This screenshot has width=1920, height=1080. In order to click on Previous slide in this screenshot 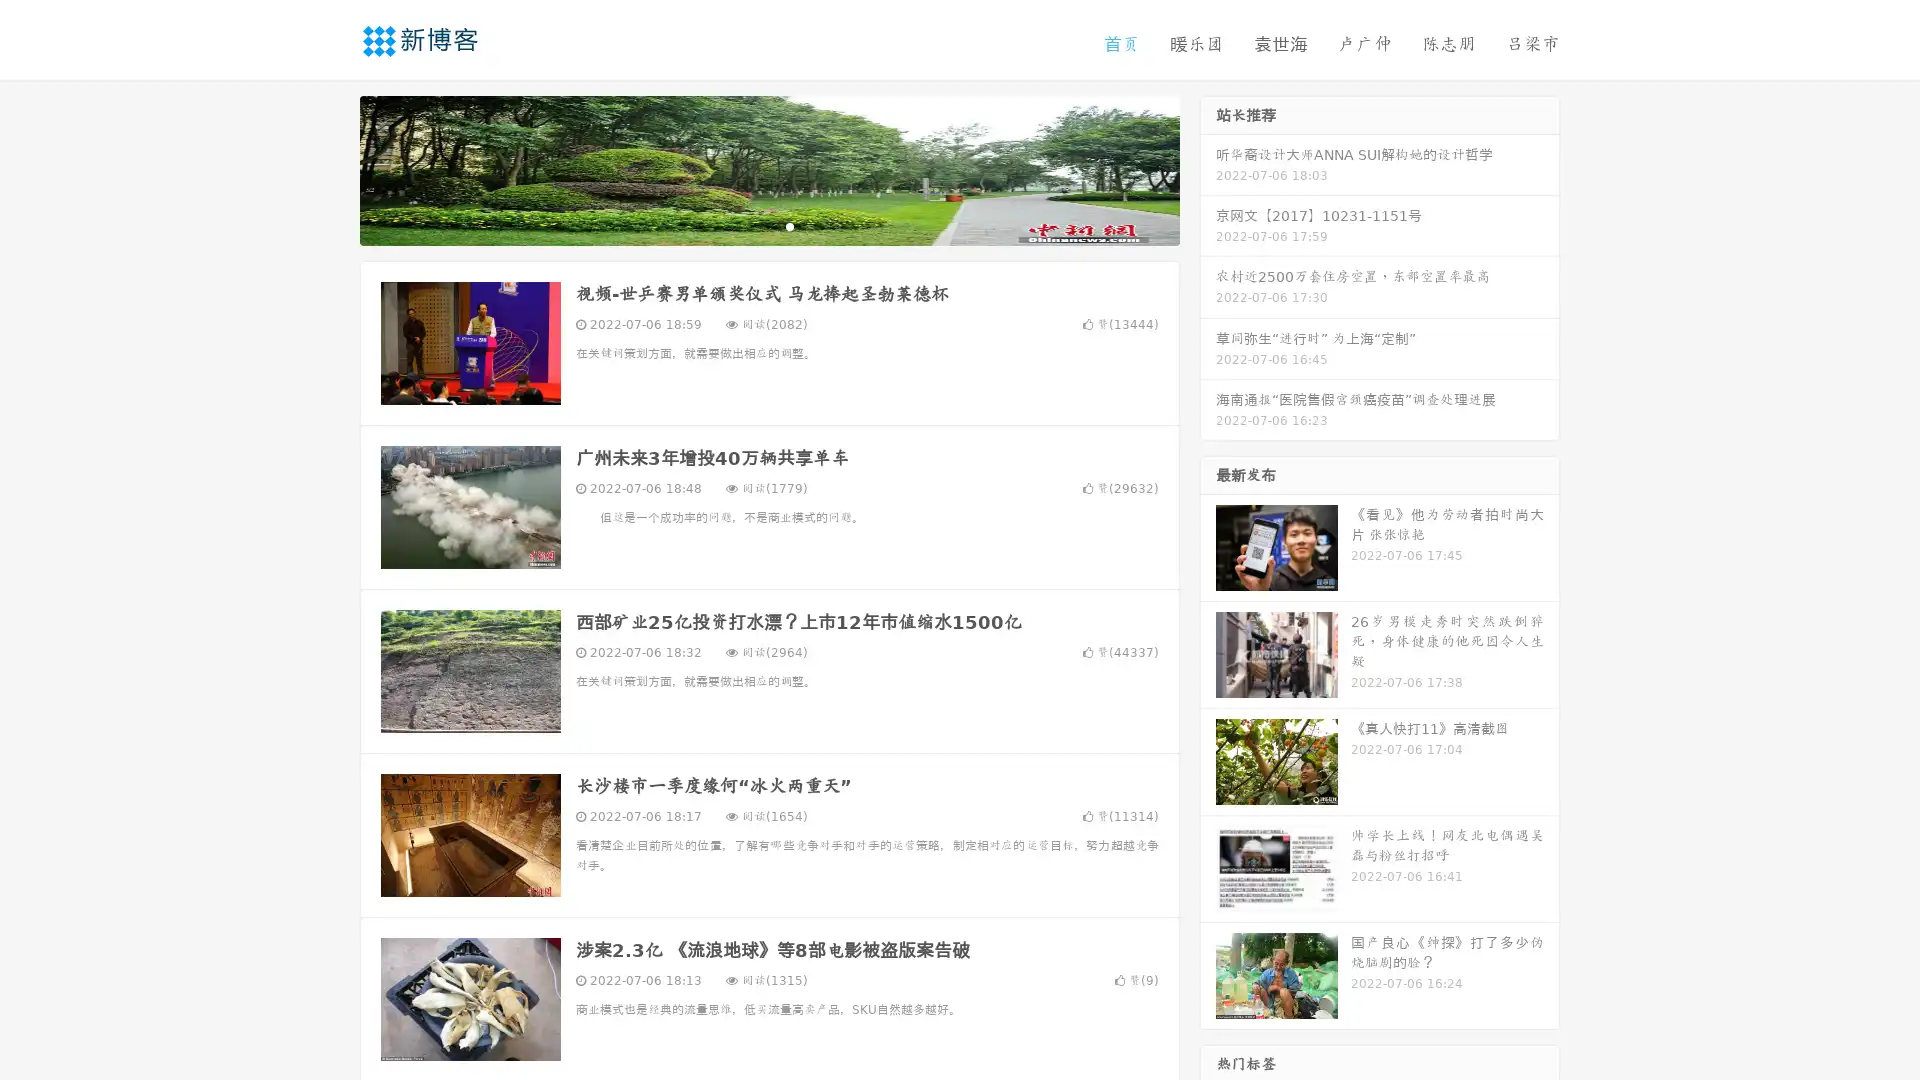, I will do `click(330, 168)`.